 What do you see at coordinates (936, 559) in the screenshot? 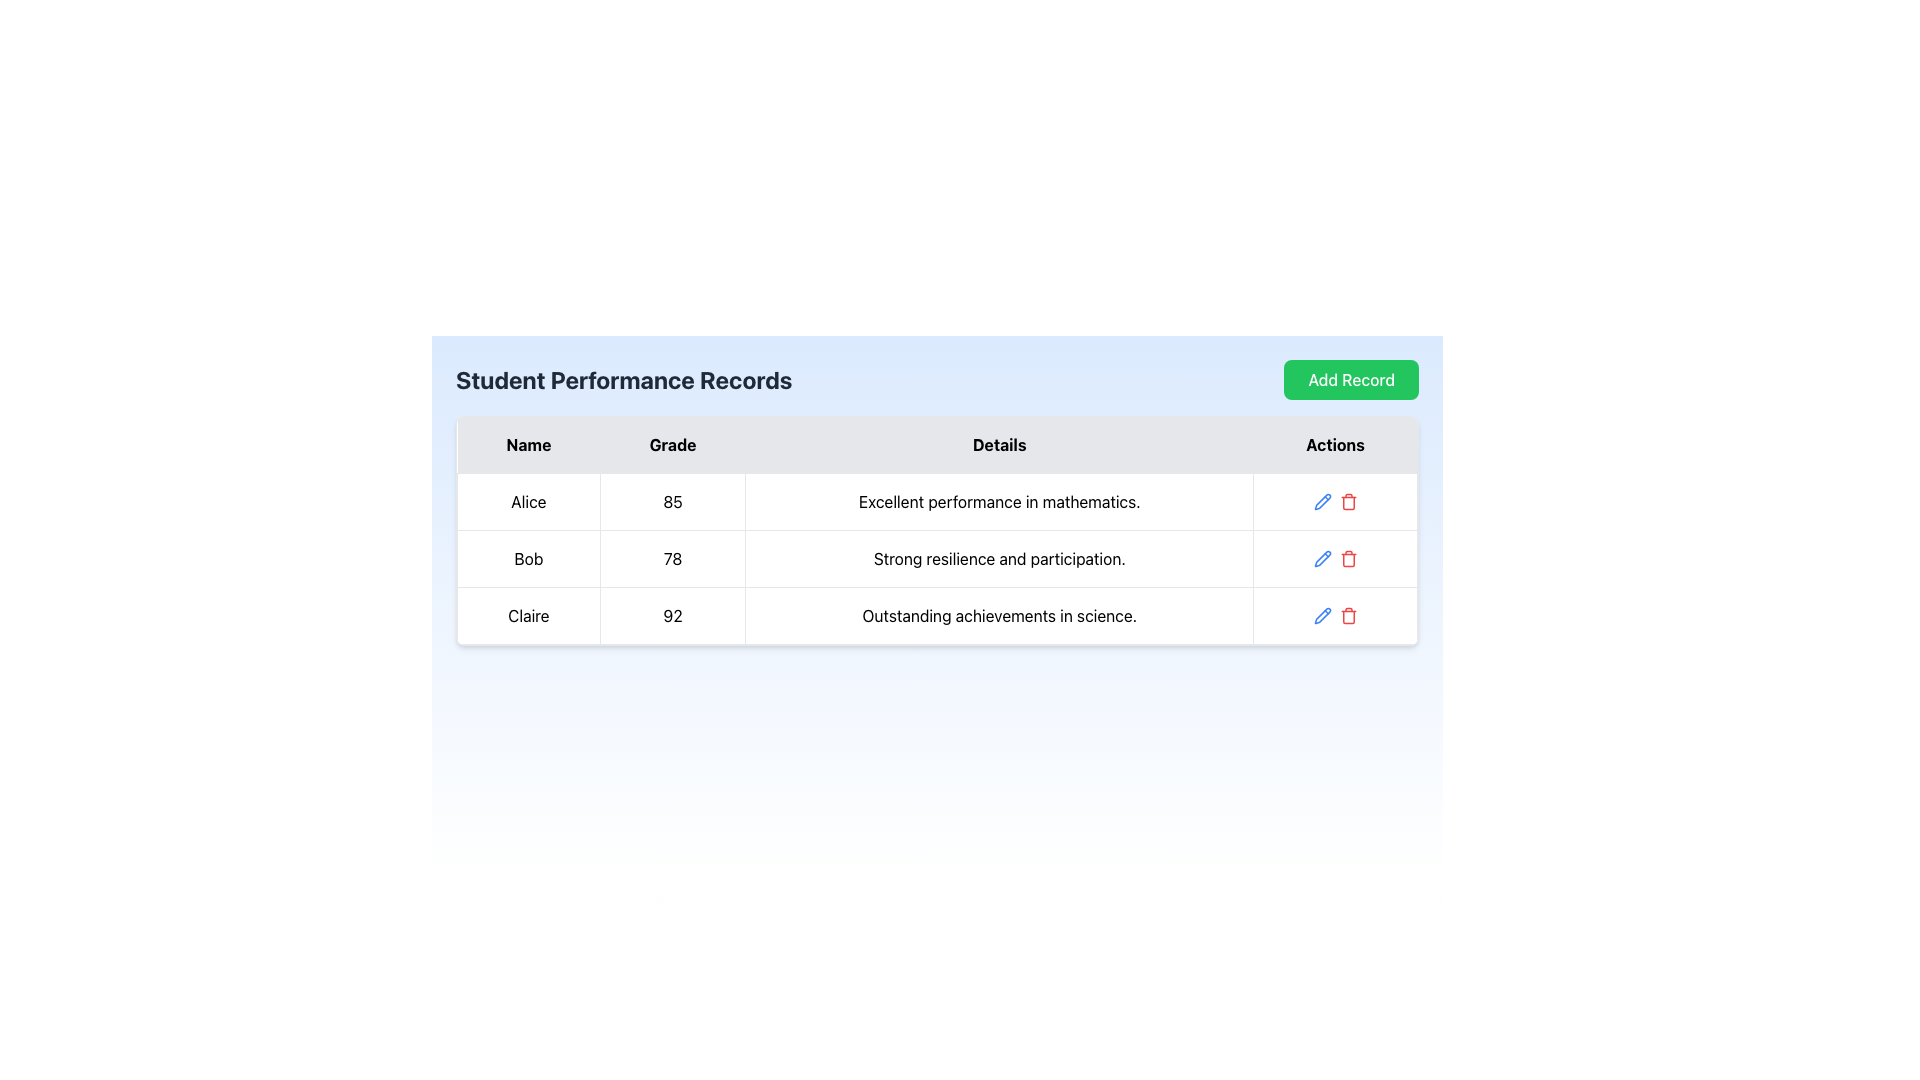
I see `the table row displaying 'Bob 78 Strong resilience and participation.' which is located under the 'Student Performance Records' section` at bounding box center [936, 559].